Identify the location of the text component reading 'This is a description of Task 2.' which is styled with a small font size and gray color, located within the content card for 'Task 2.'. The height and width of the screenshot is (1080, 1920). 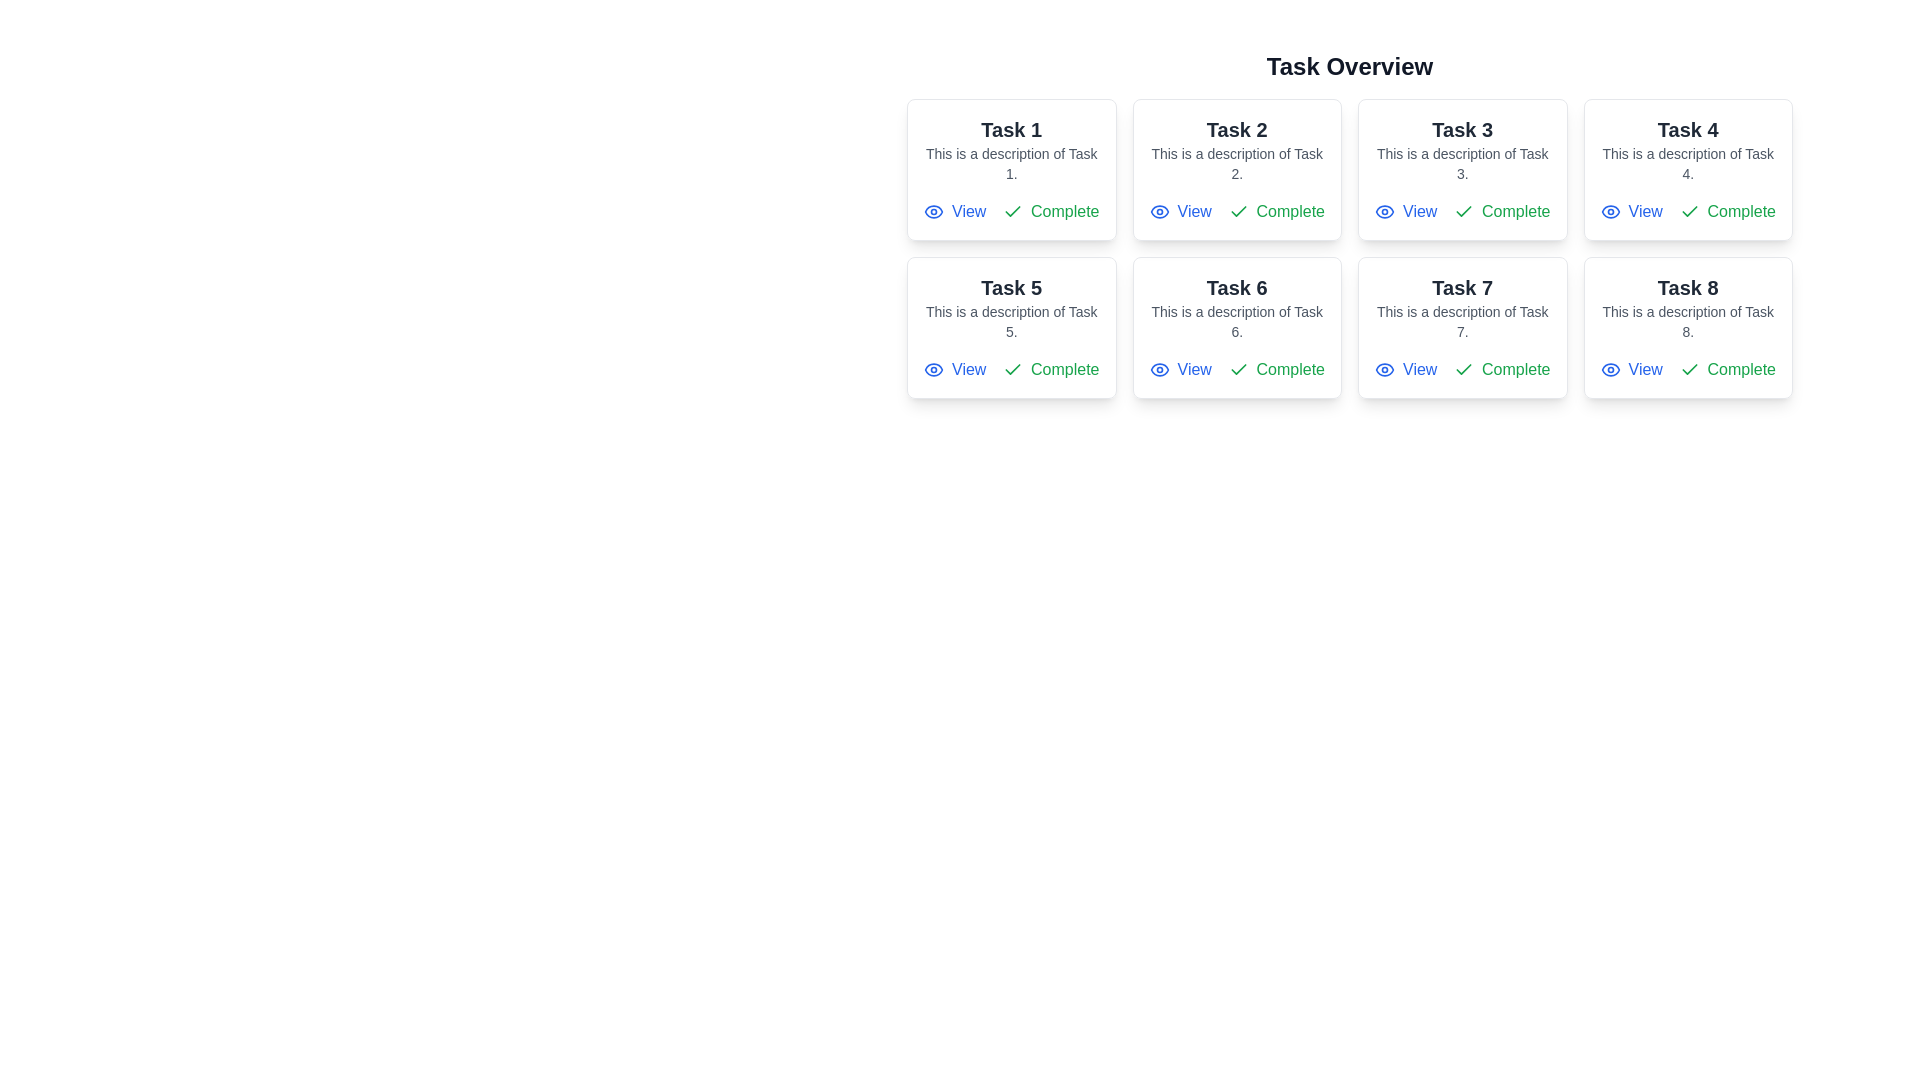
(1236, 163).